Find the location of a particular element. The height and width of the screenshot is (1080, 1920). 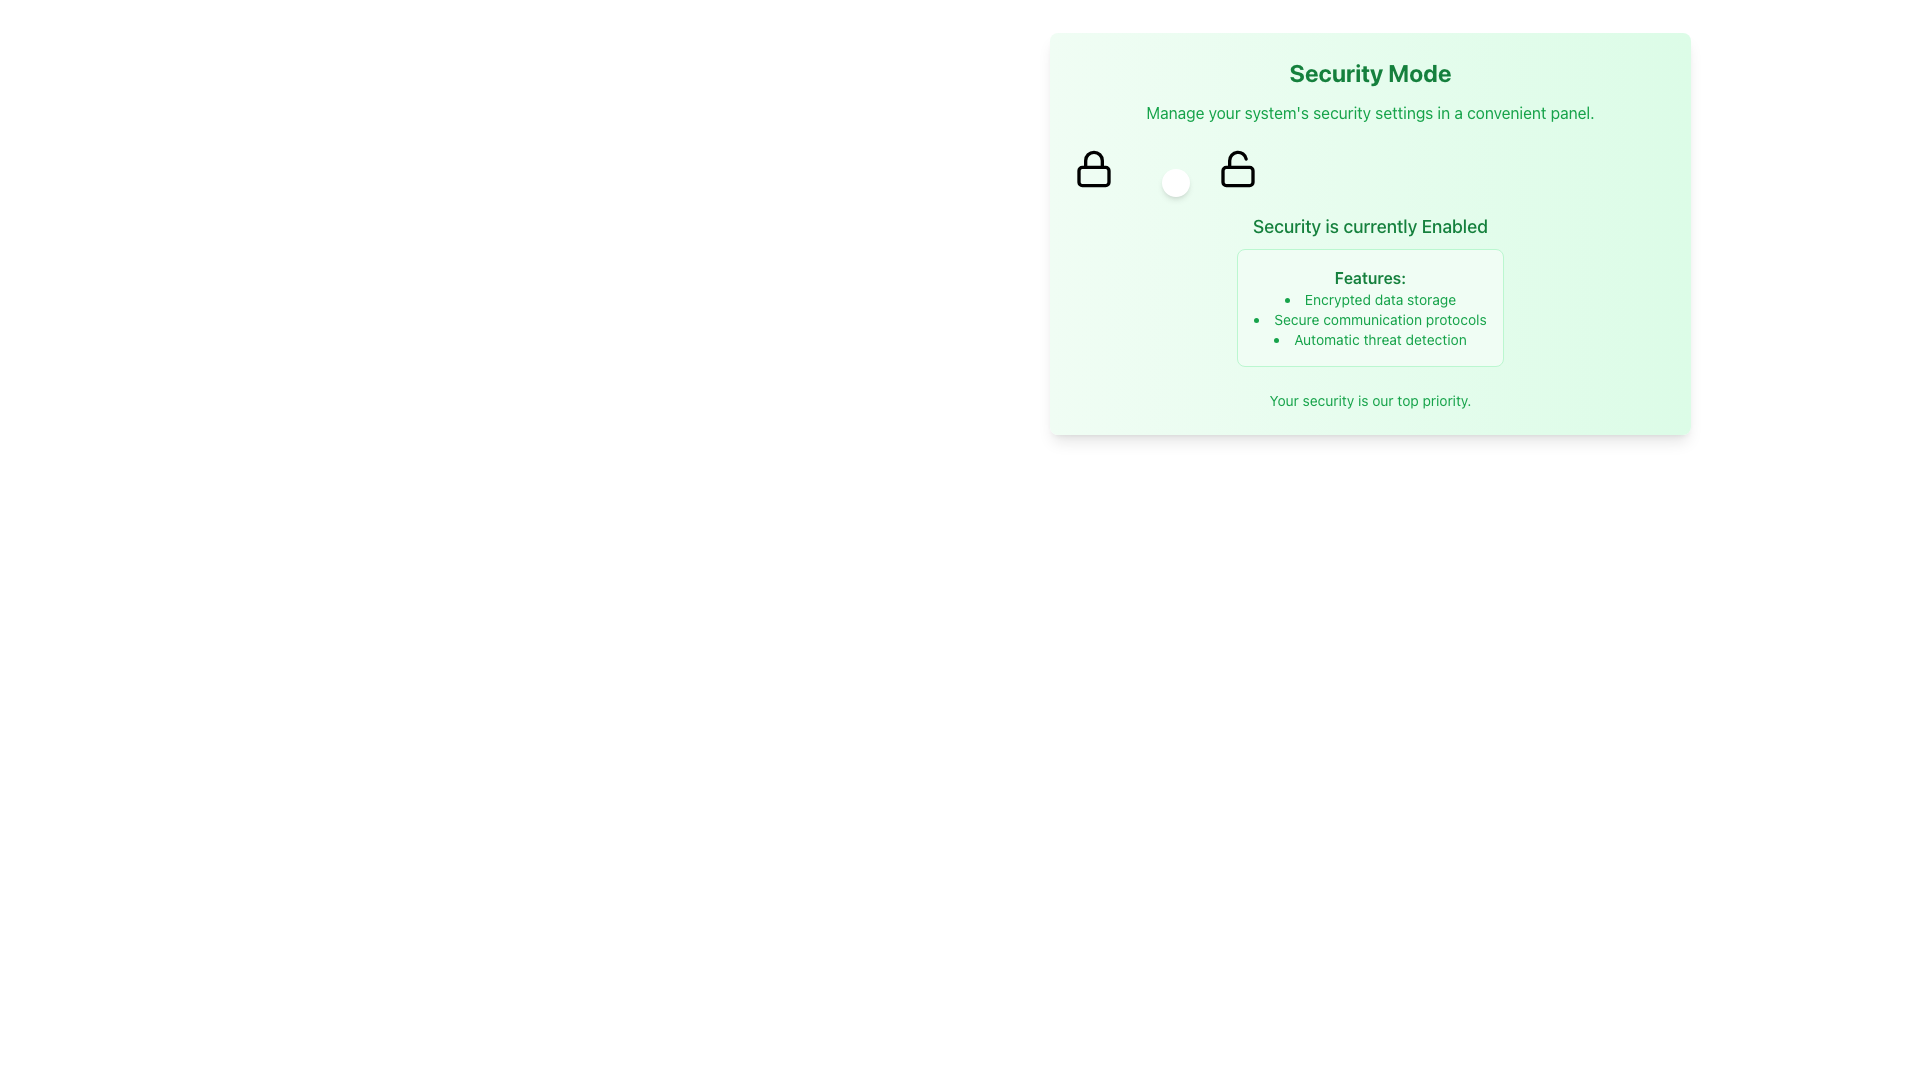

the Informational Panel titled 'Security Mode', which displays the status 'Security is currently Enabled' along with other features and a footer message is located at coordinates (1369, 233).